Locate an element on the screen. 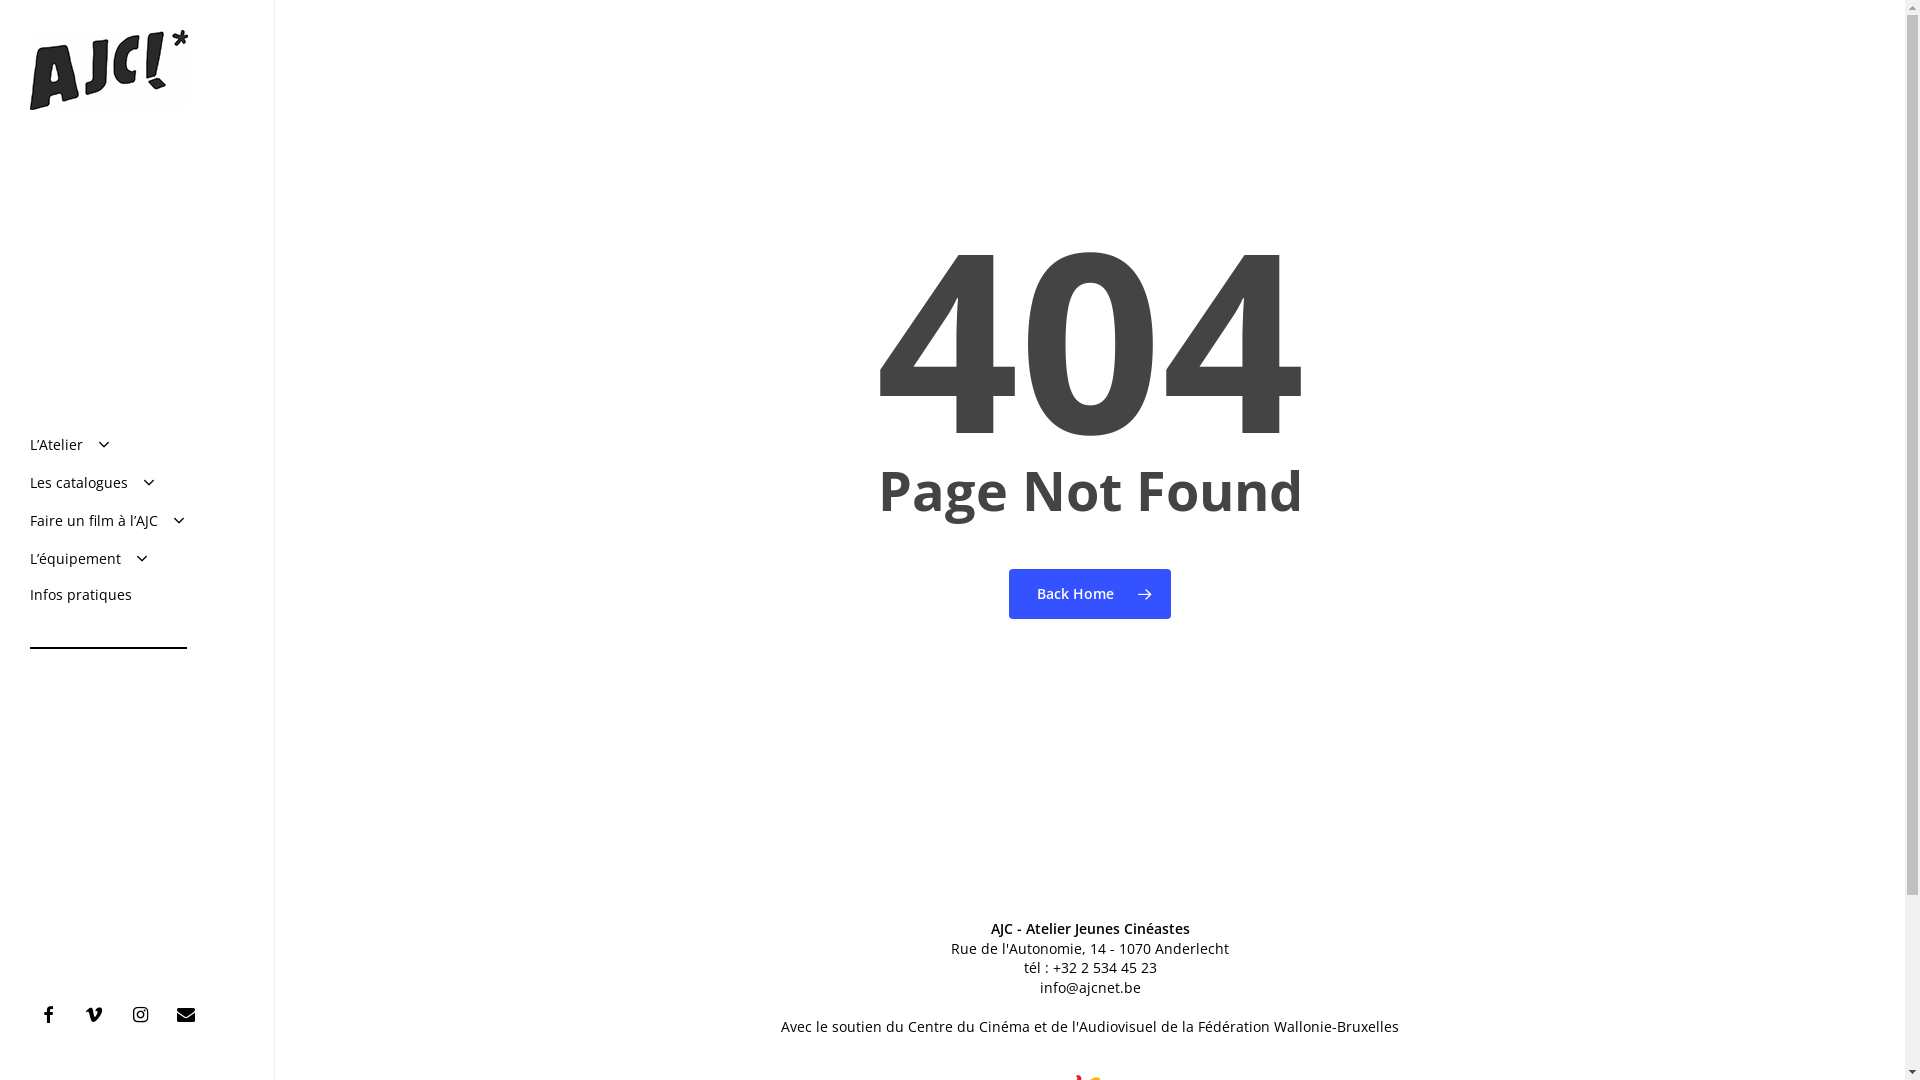 The width and height of the screenshot is (1920, 1080). 'vimeo' is located at coordinates (76, 1013).